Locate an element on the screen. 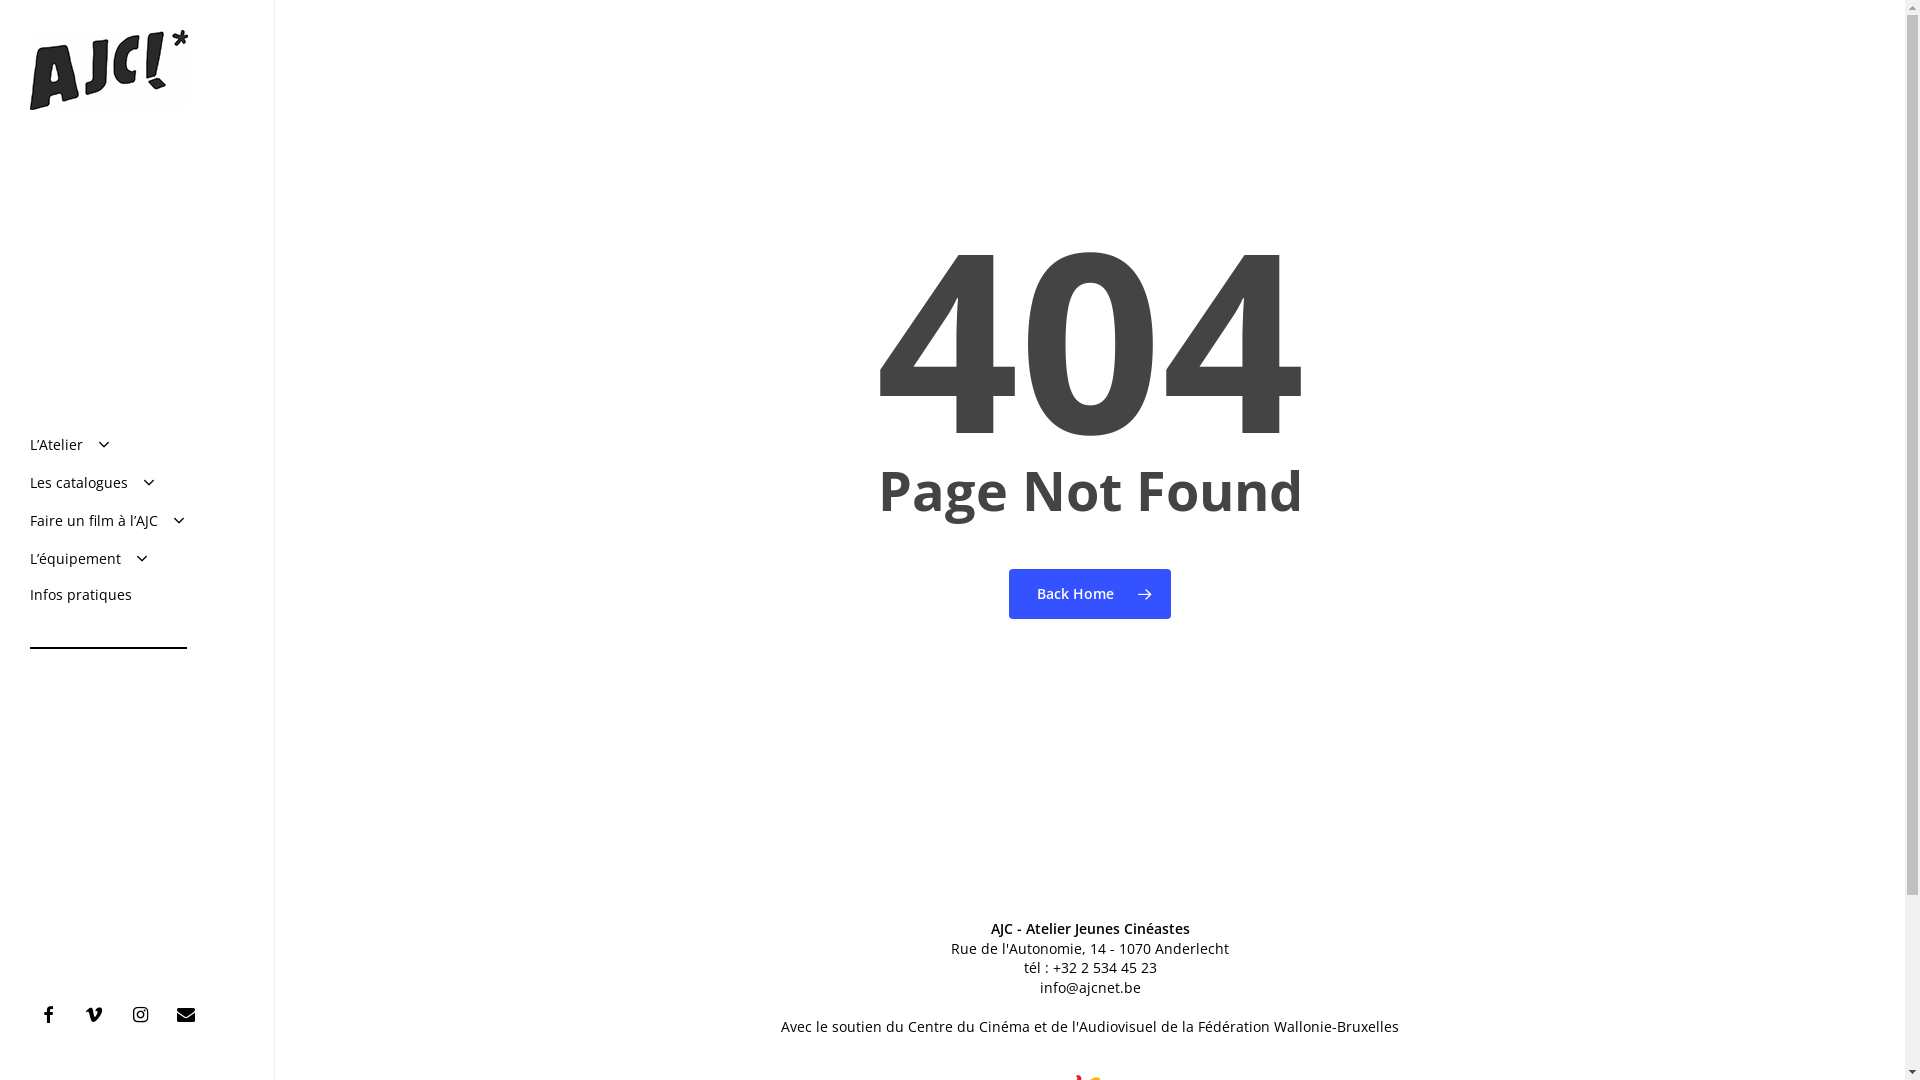 The width and height of the screenshot is (1920, 1080). 'vimeo' is located at coordinates (76, 1013).